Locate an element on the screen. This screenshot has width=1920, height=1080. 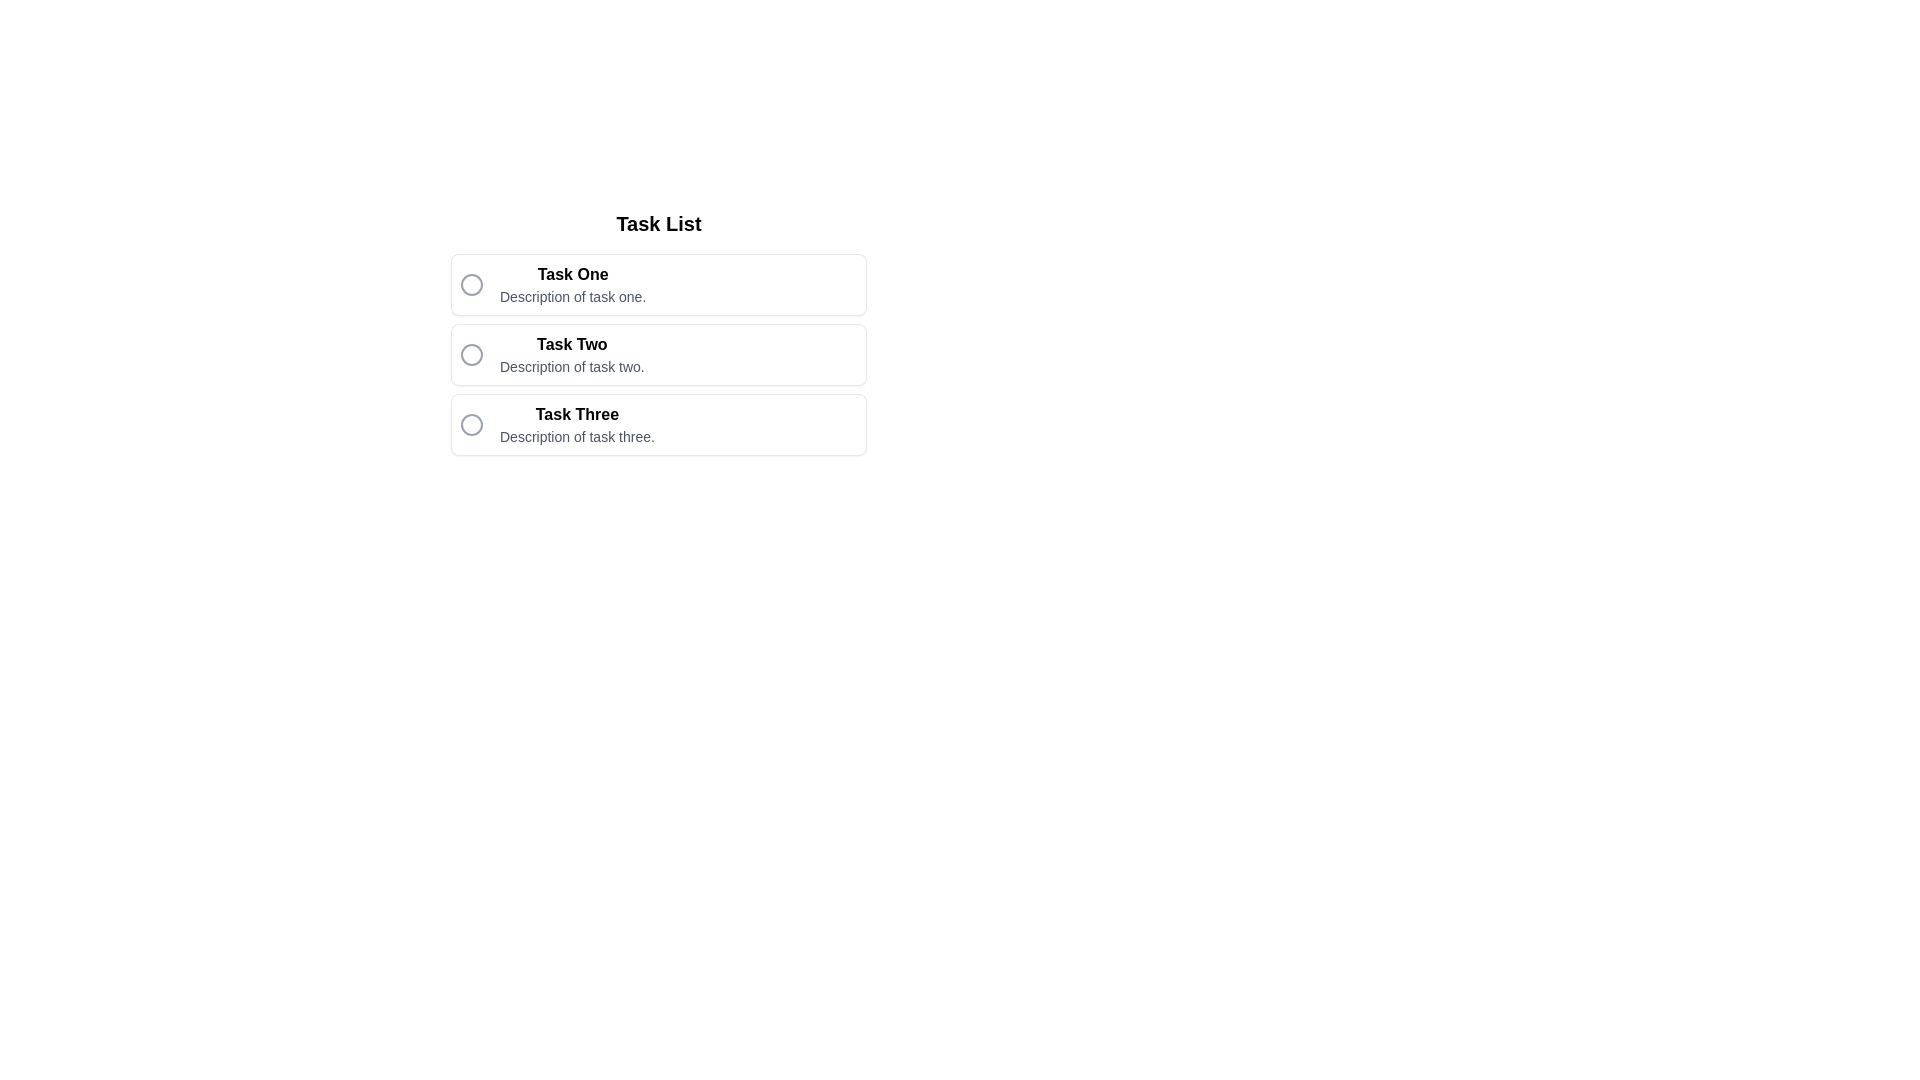
the leftmost radio button in the top row of the vertically stacked list is located at coordinates (470, 285).